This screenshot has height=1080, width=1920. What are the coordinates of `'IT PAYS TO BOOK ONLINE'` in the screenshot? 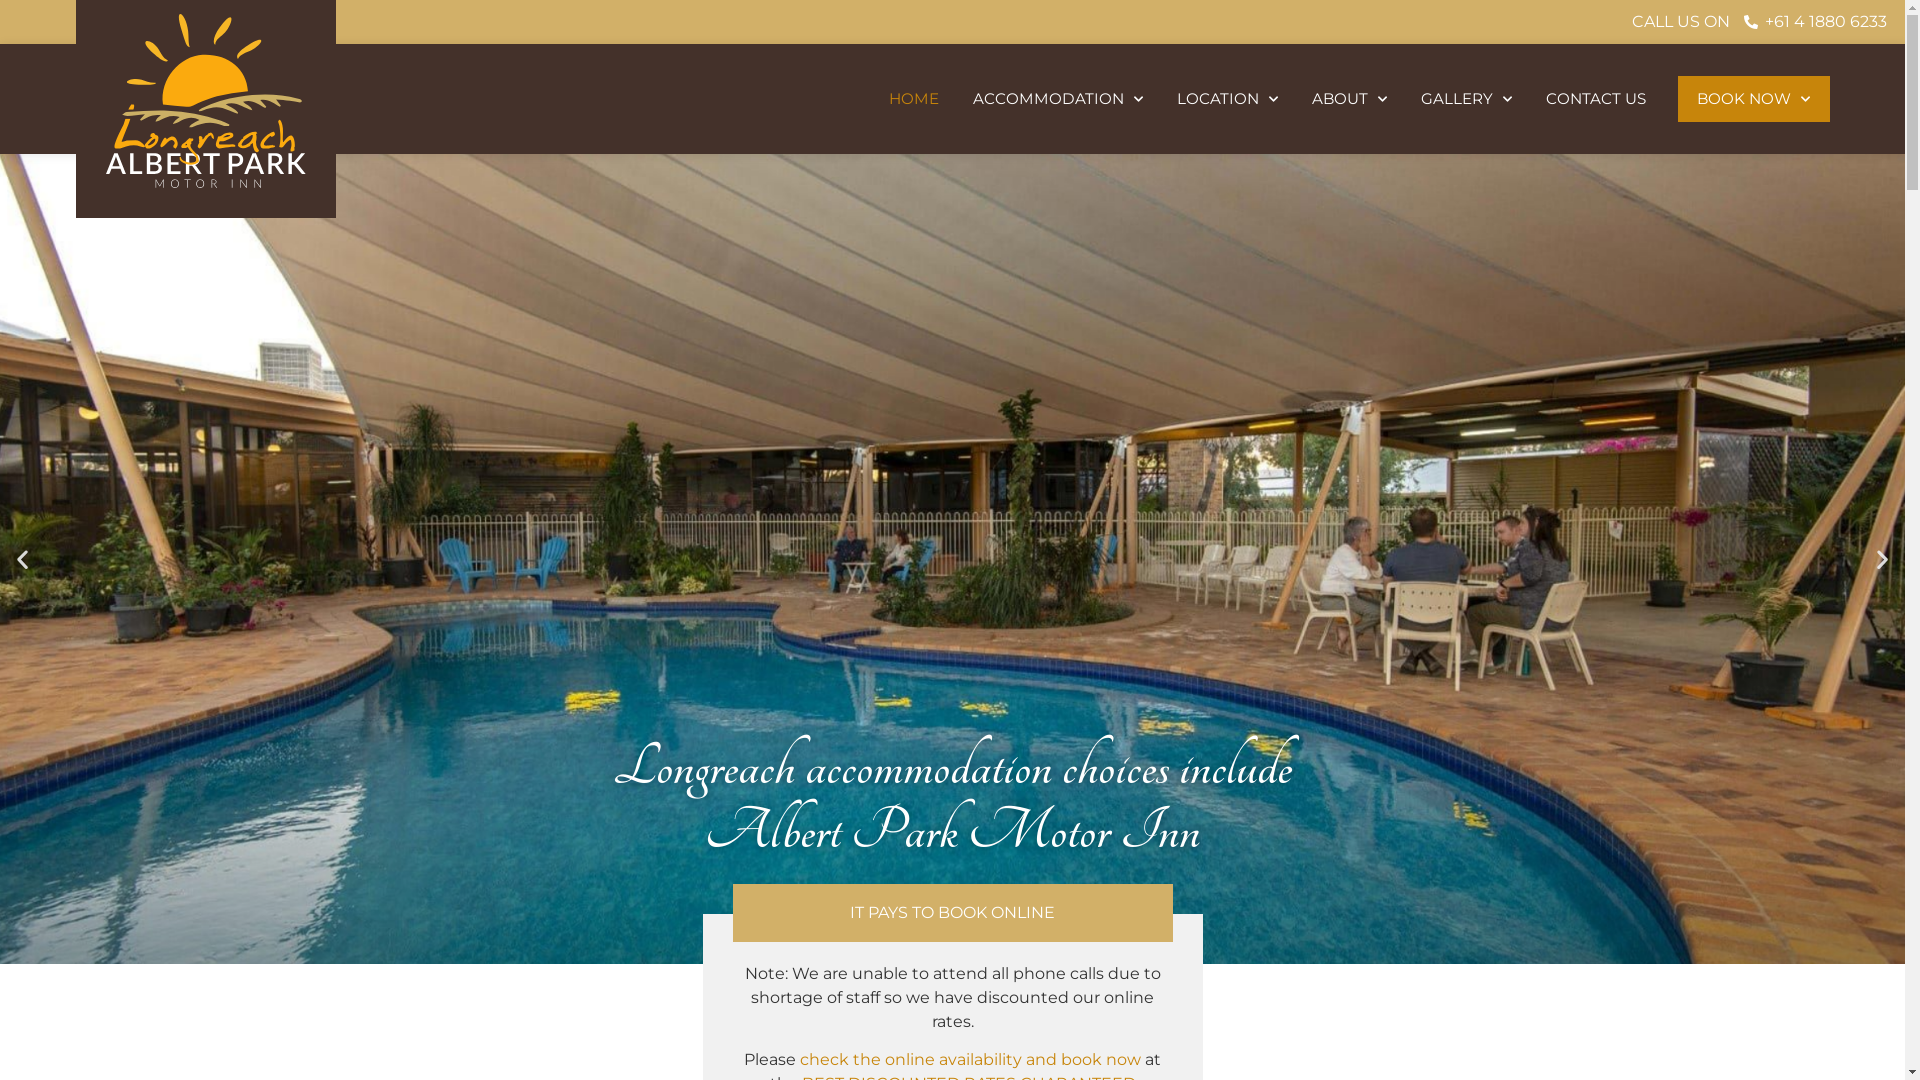 It's located at (951, 912).